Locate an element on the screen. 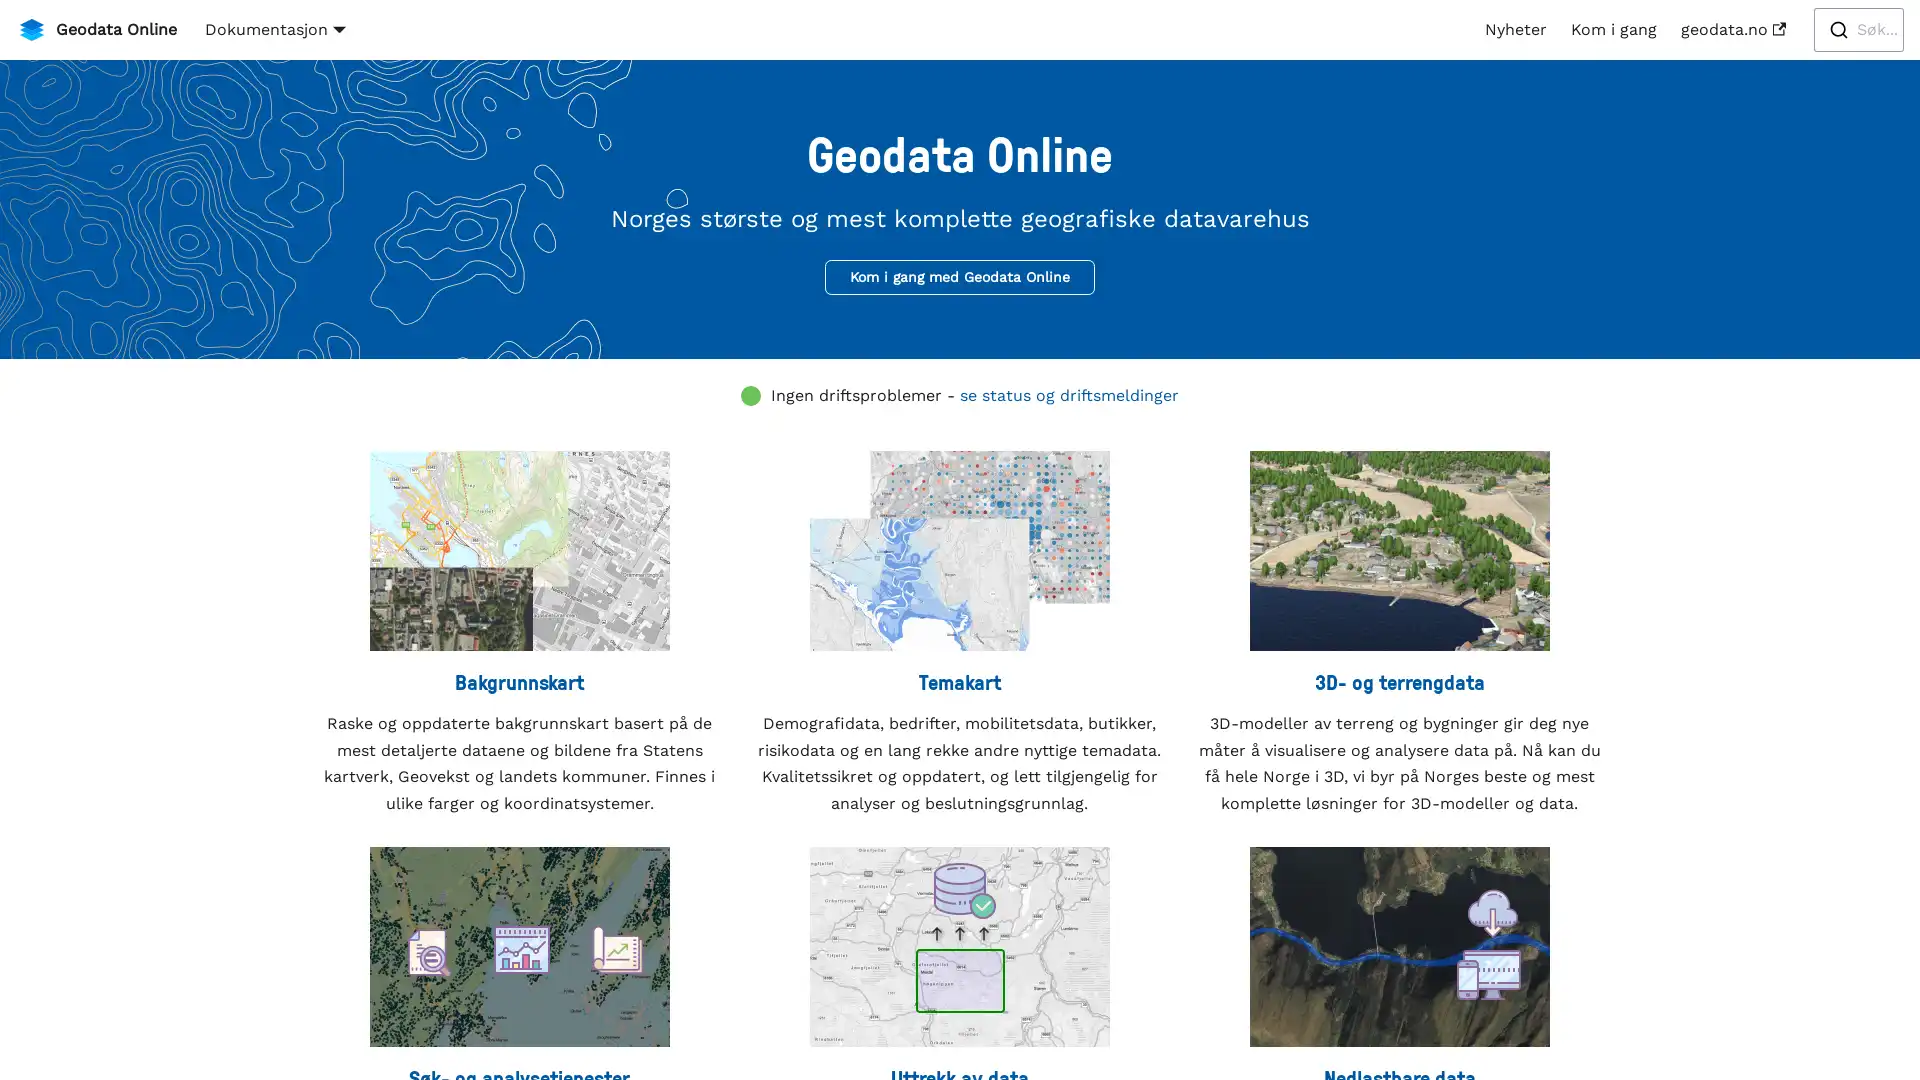  Sk... is located at coordinates (1857, 30).